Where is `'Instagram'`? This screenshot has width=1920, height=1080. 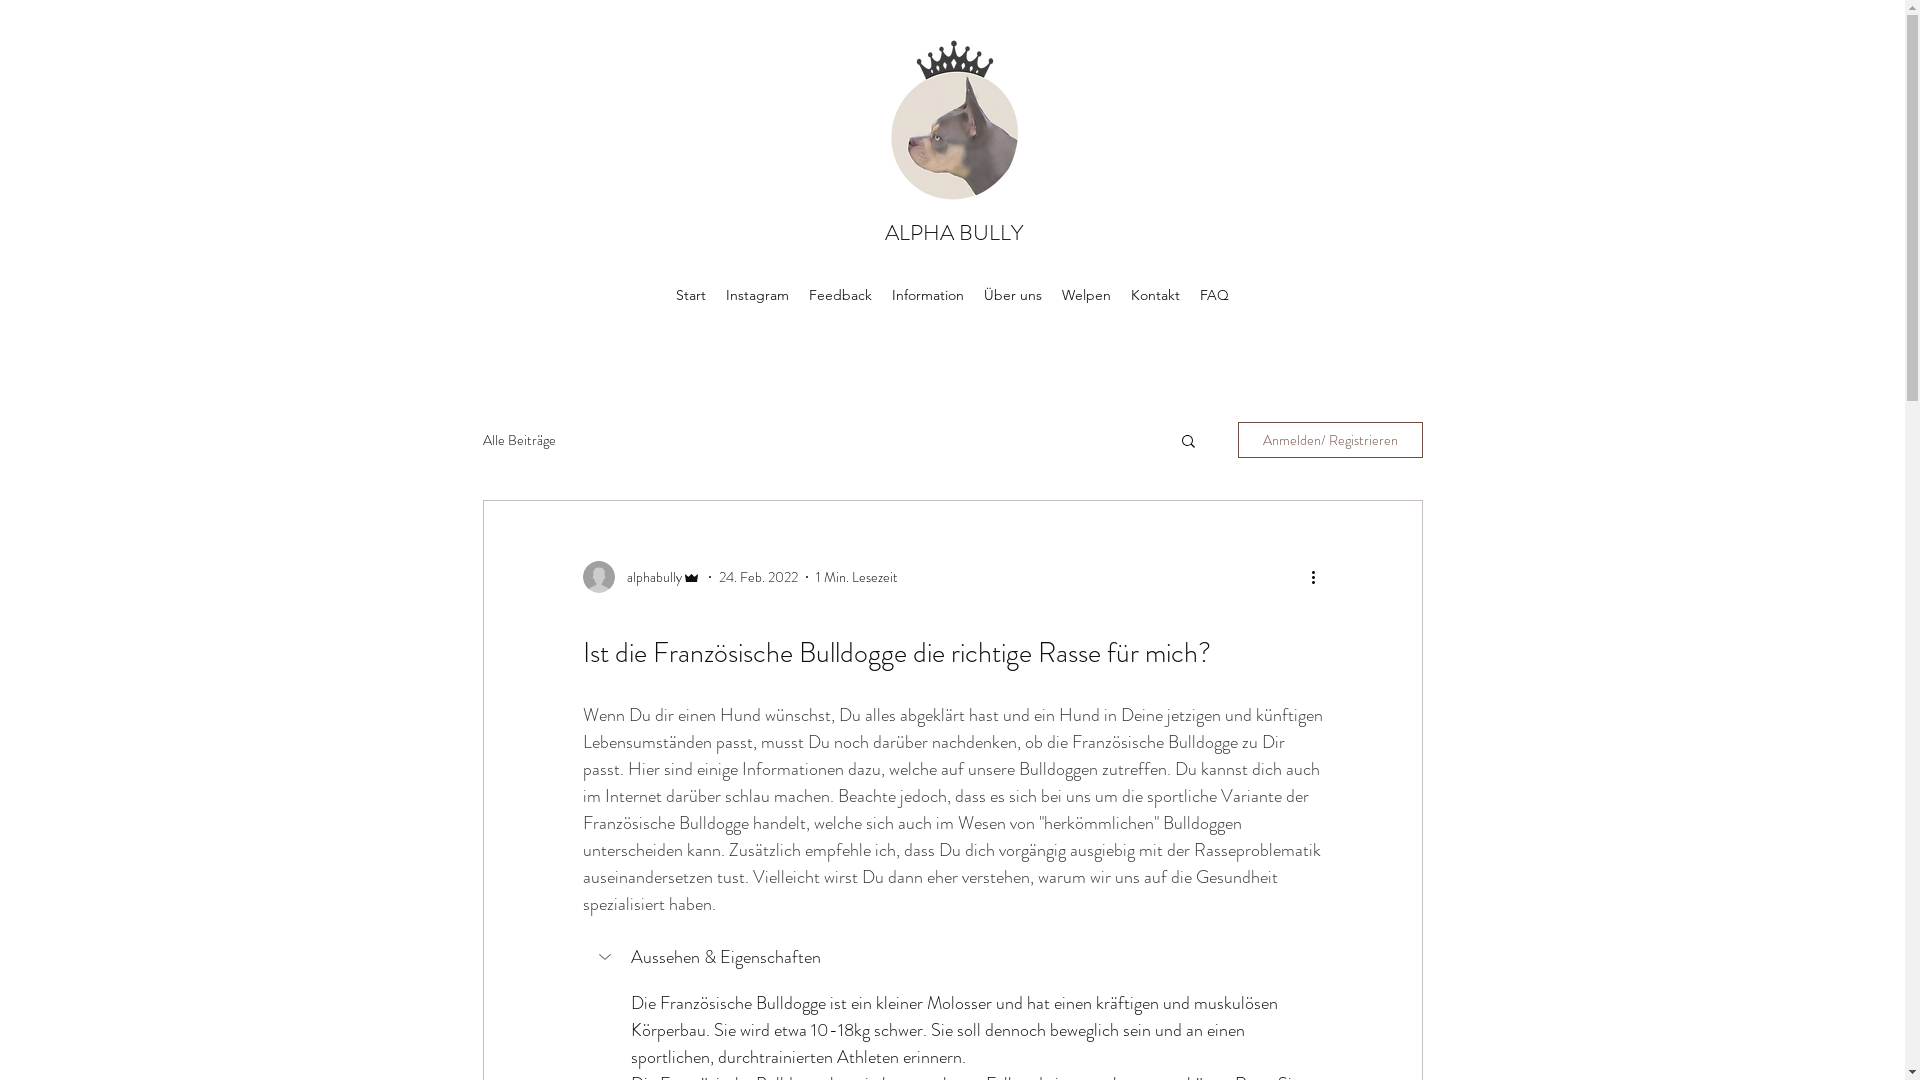 'Instagram' is located at coordinates (756, 294).